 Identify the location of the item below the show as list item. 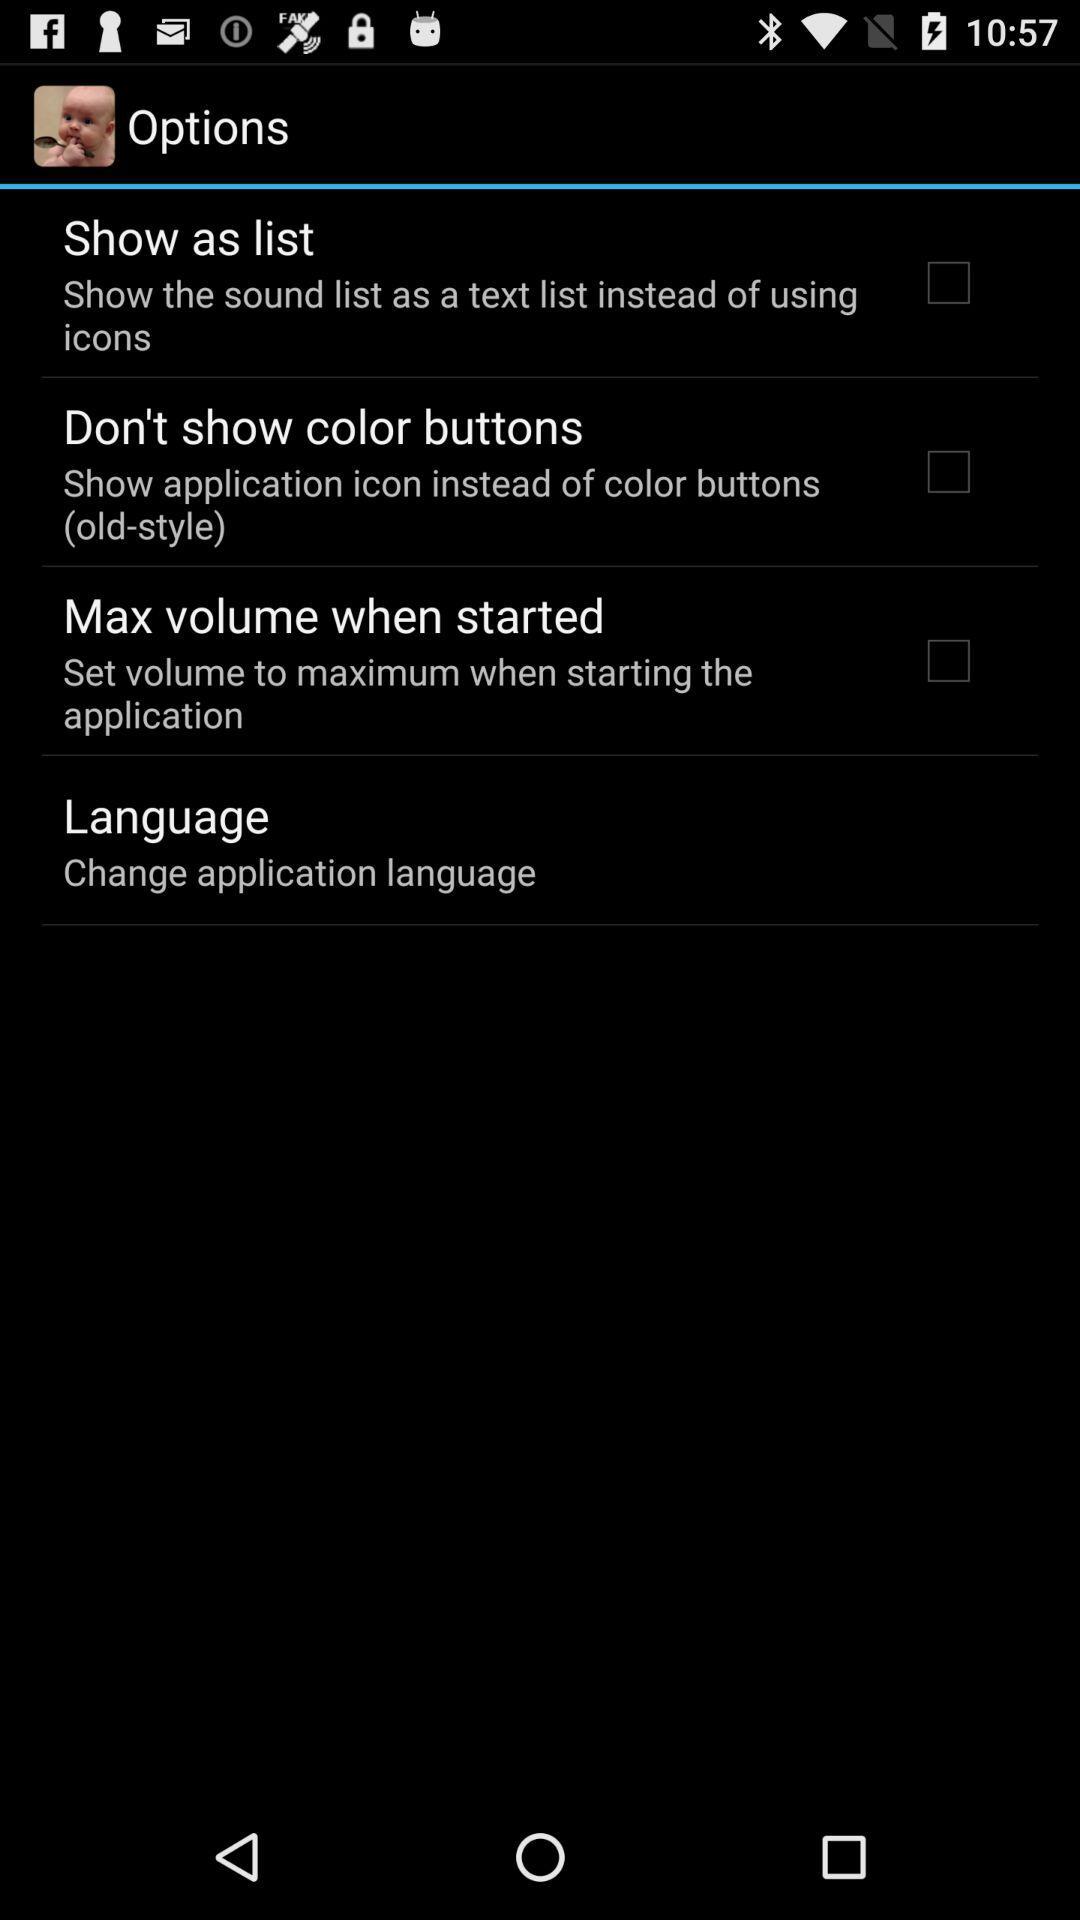
(463, 313).